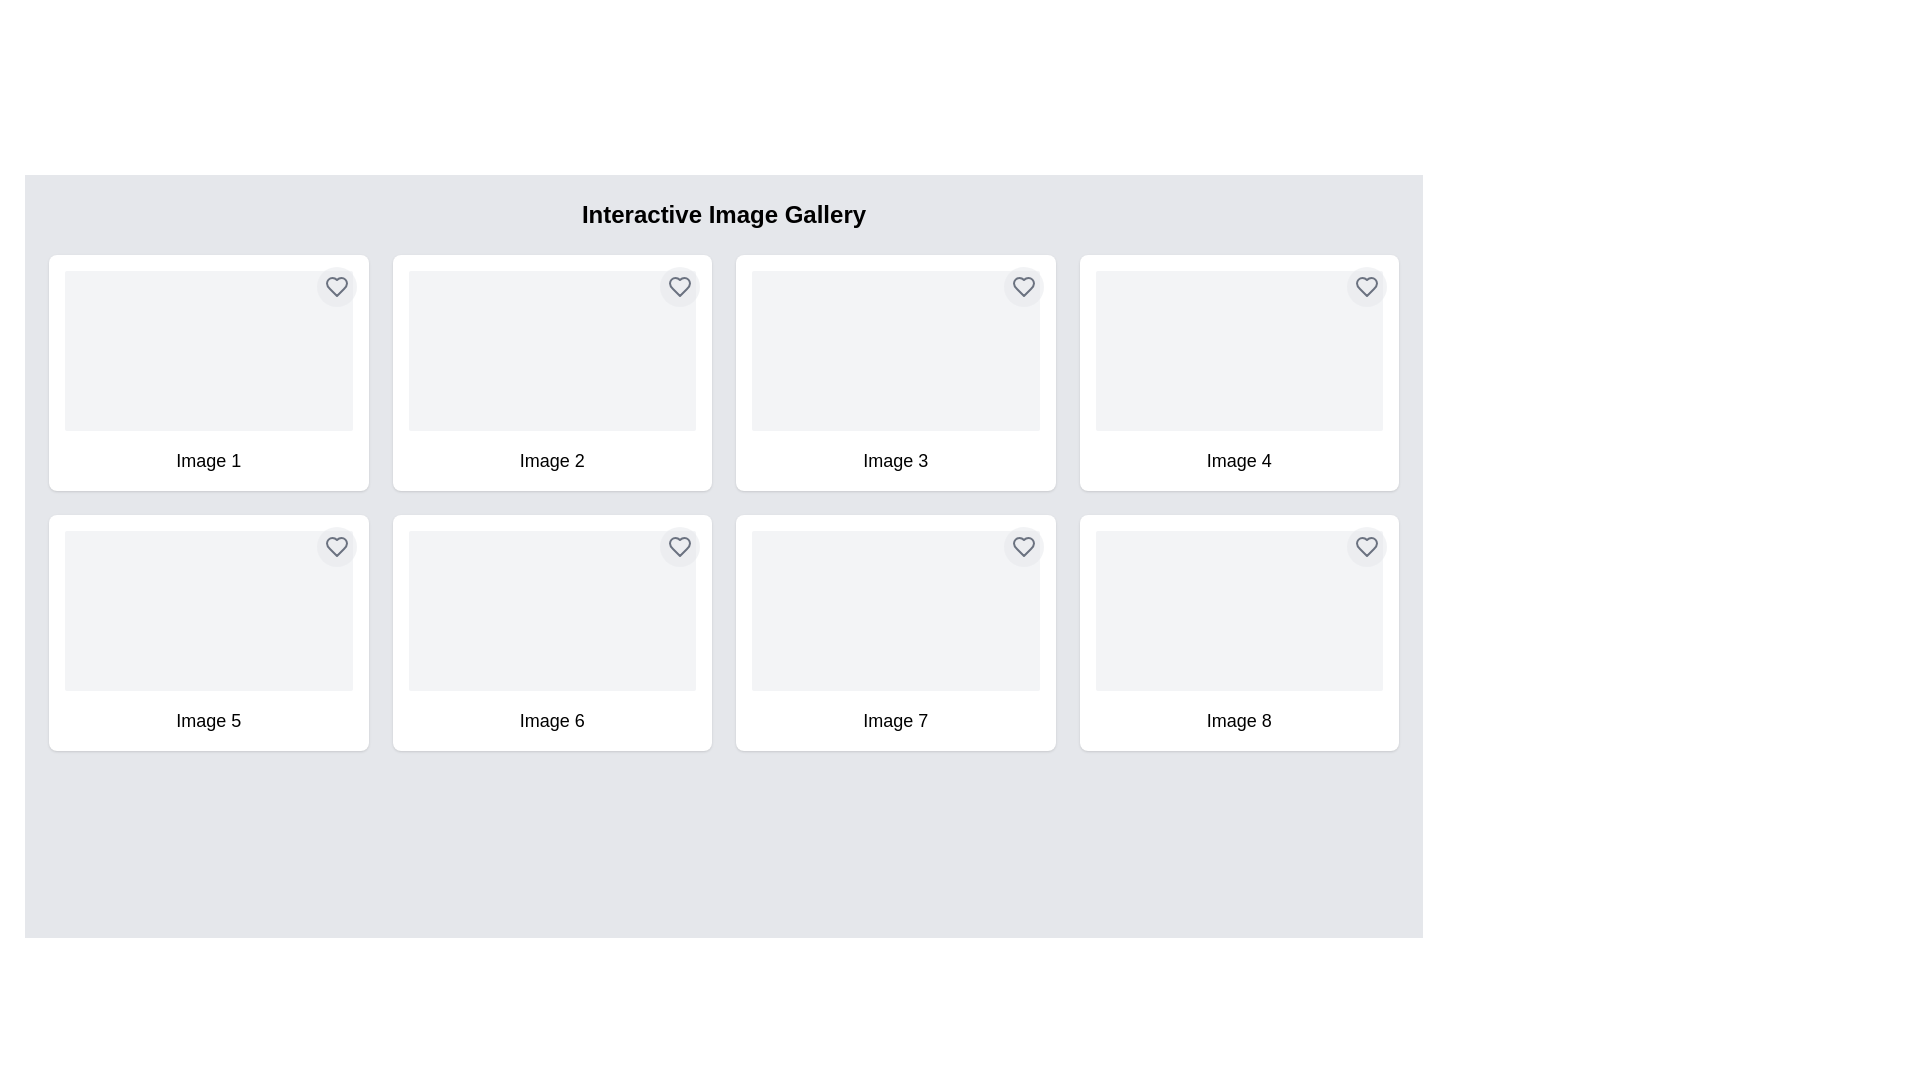 Image resolution: width=1920 pixels, height=1080 pixels. I want to click on the heart icon representing a favorite or like indicator, located within the first grid item of the 'Interactive Image Gallery', aligned with the top right corner of the first image card above 'Image 1', so click(336, 286).